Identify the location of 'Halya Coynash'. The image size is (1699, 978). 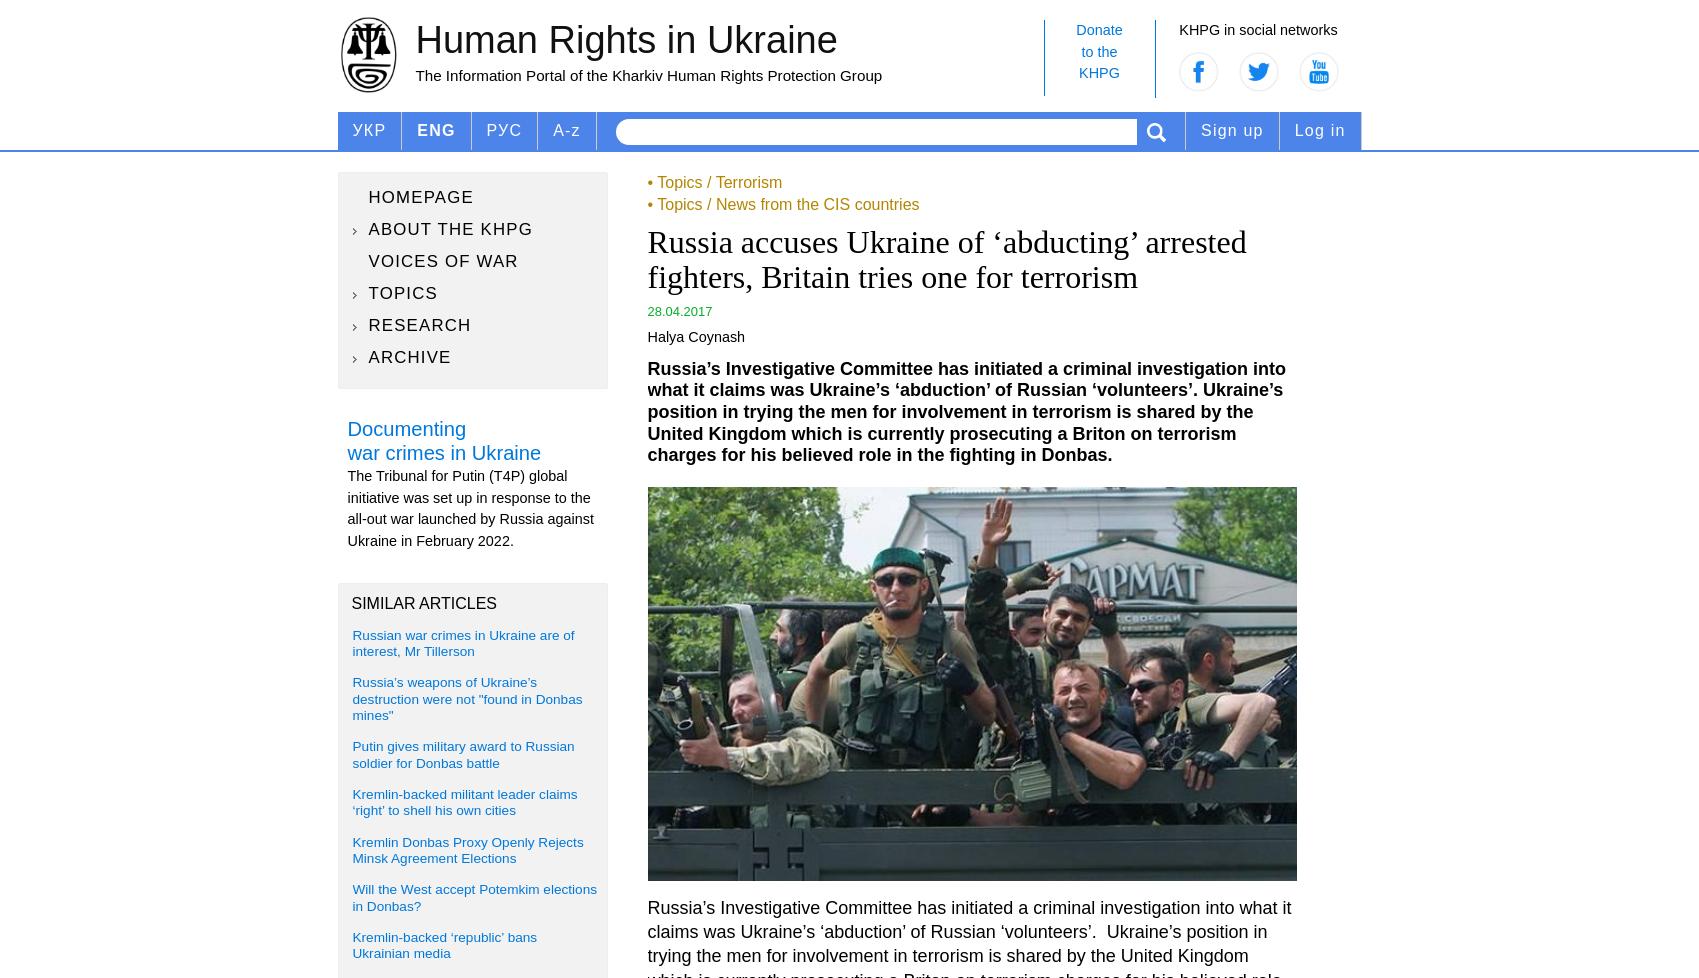
(695, 336).